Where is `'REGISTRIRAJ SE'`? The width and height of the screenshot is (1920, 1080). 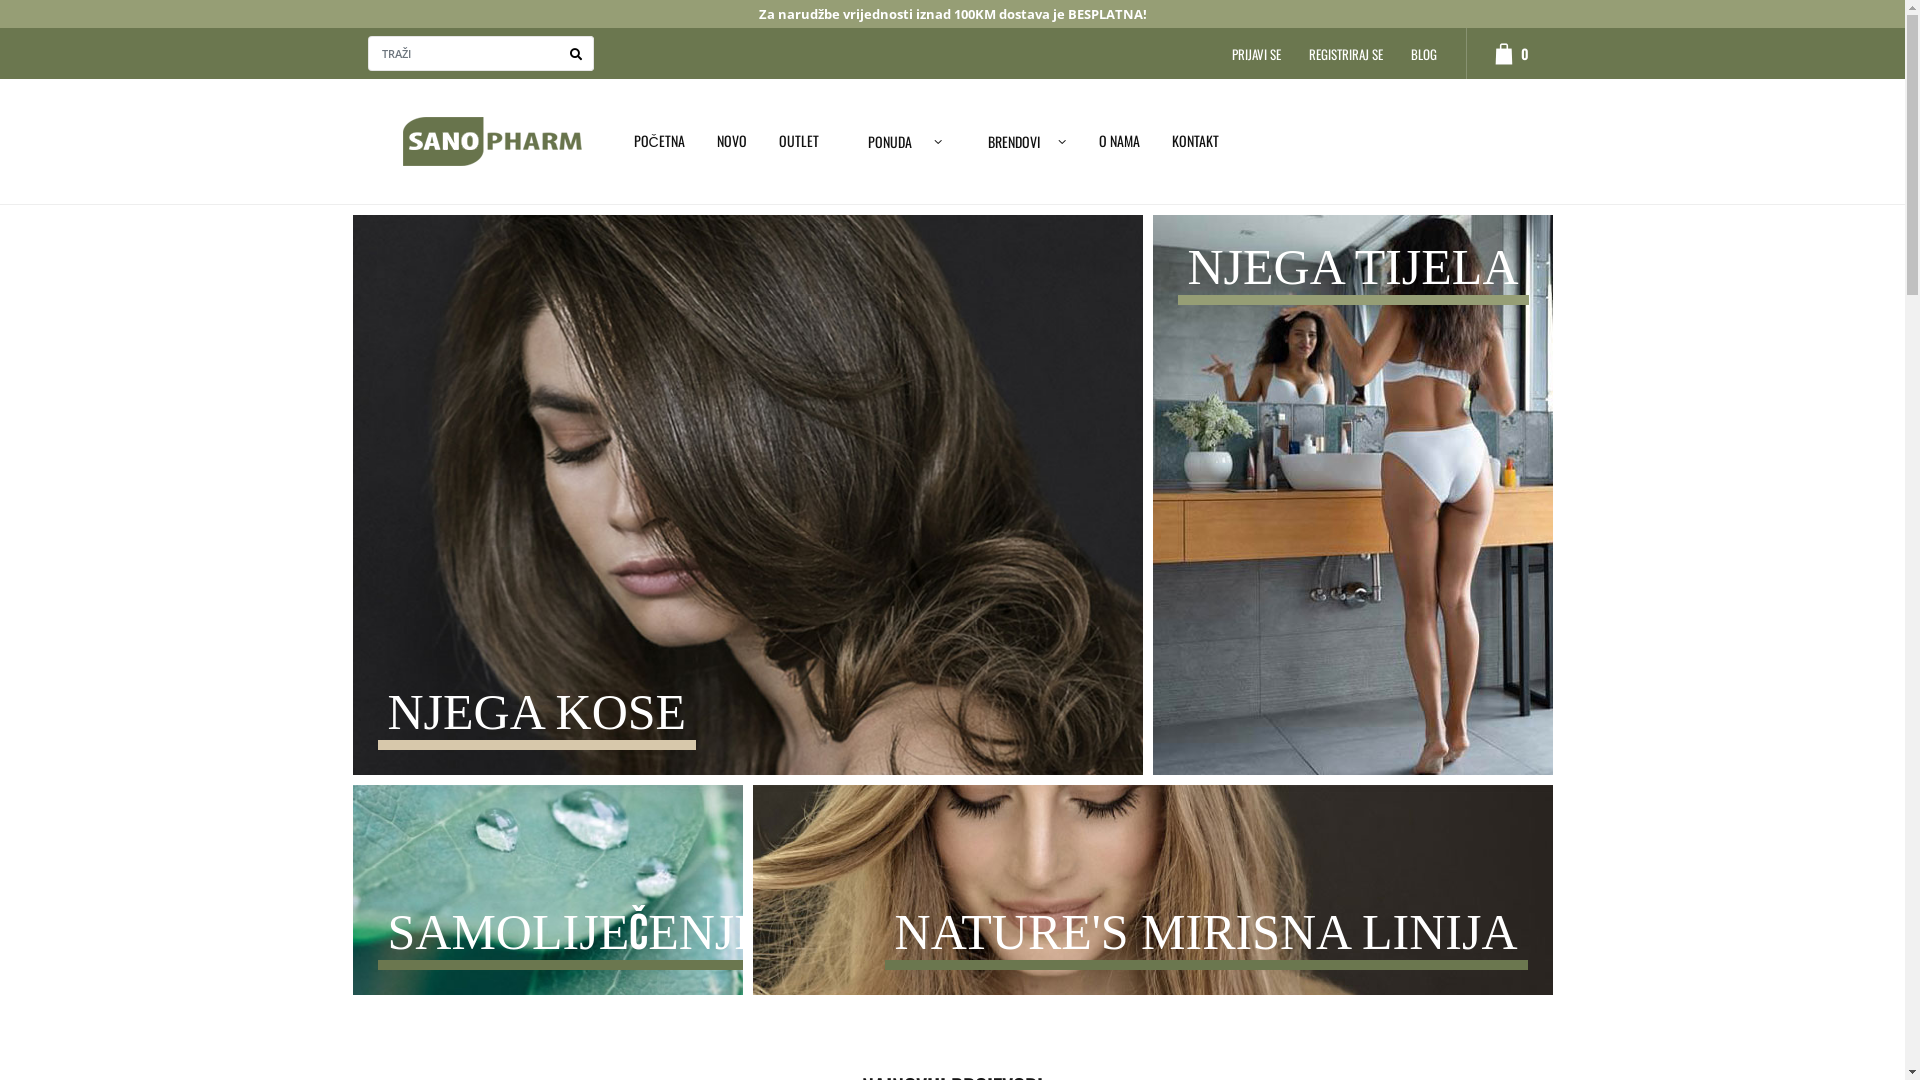 'REGISTRIRAJ SE' is located at coordinates (1345, 53).